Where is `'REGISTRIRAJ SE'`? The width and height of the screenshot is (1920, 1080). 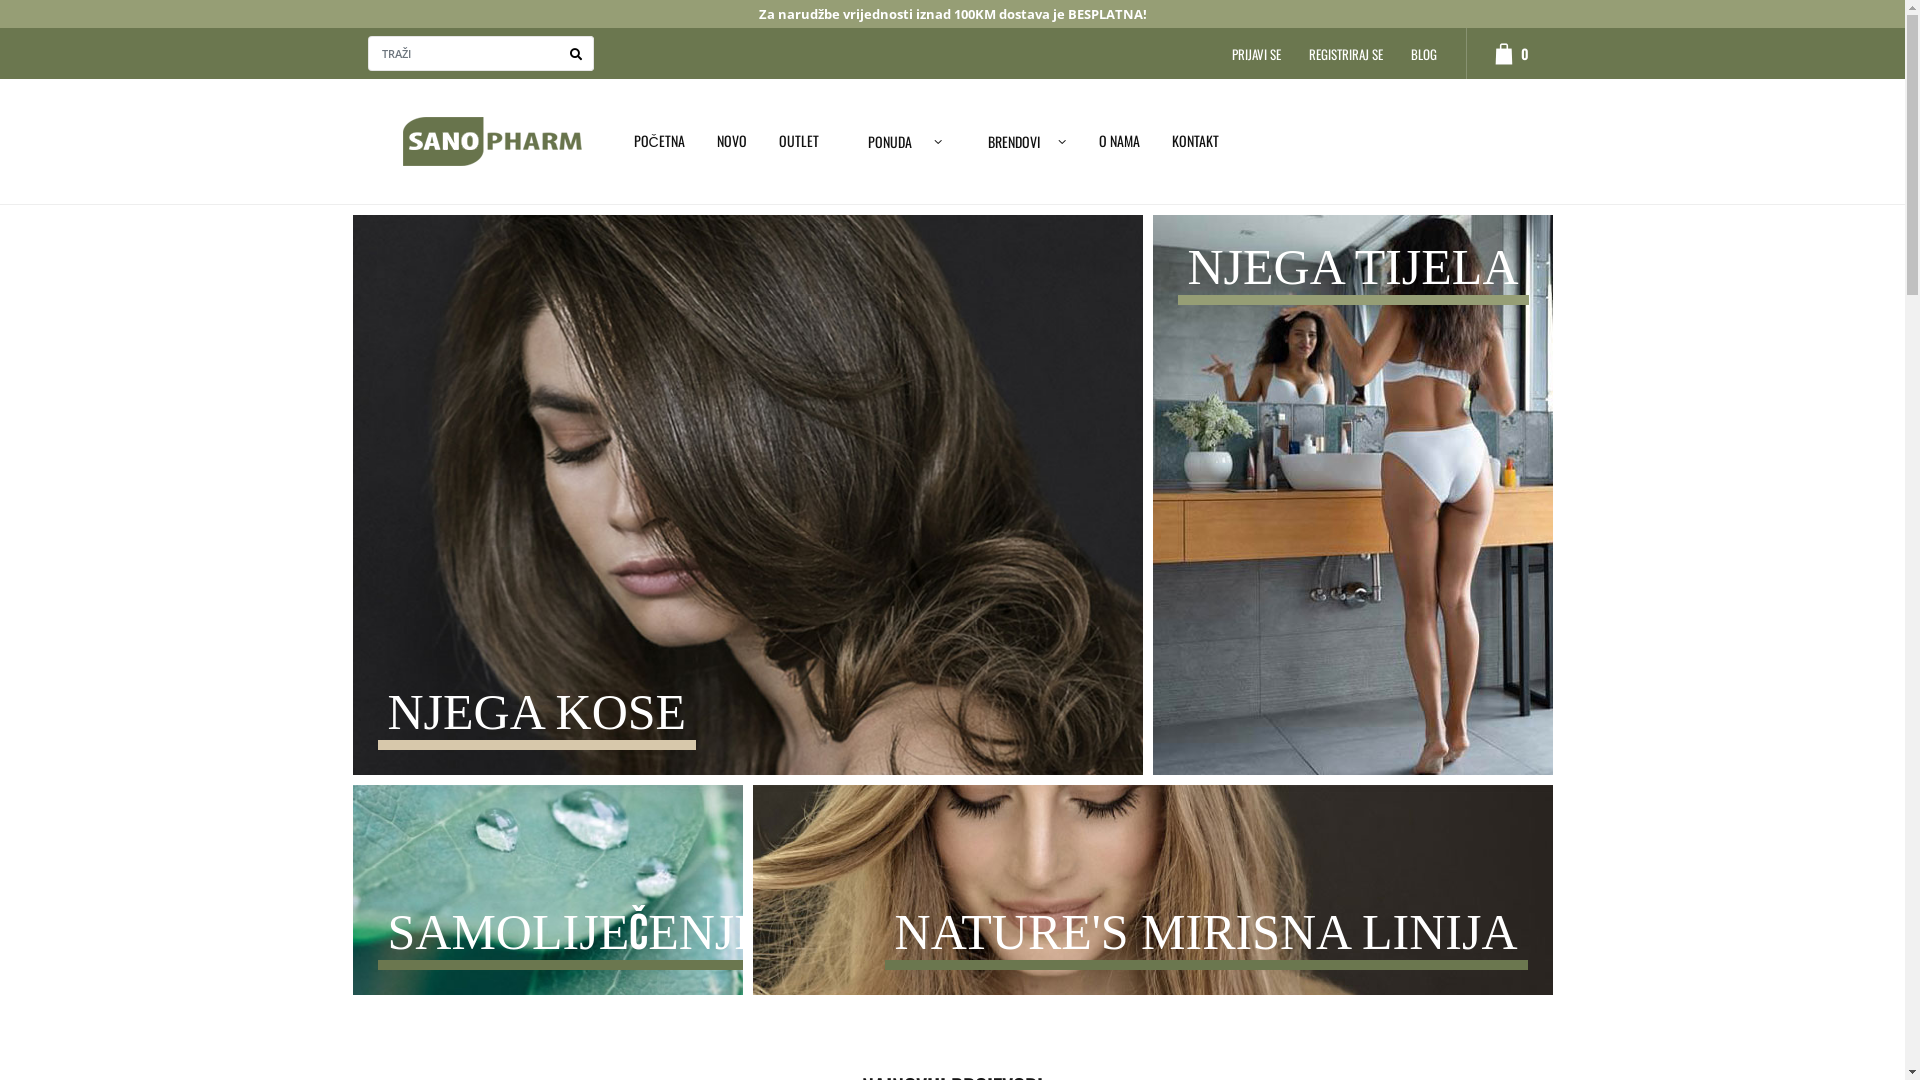 'REGISTRIRAJ SE' is located at coordinates (1345, 53).